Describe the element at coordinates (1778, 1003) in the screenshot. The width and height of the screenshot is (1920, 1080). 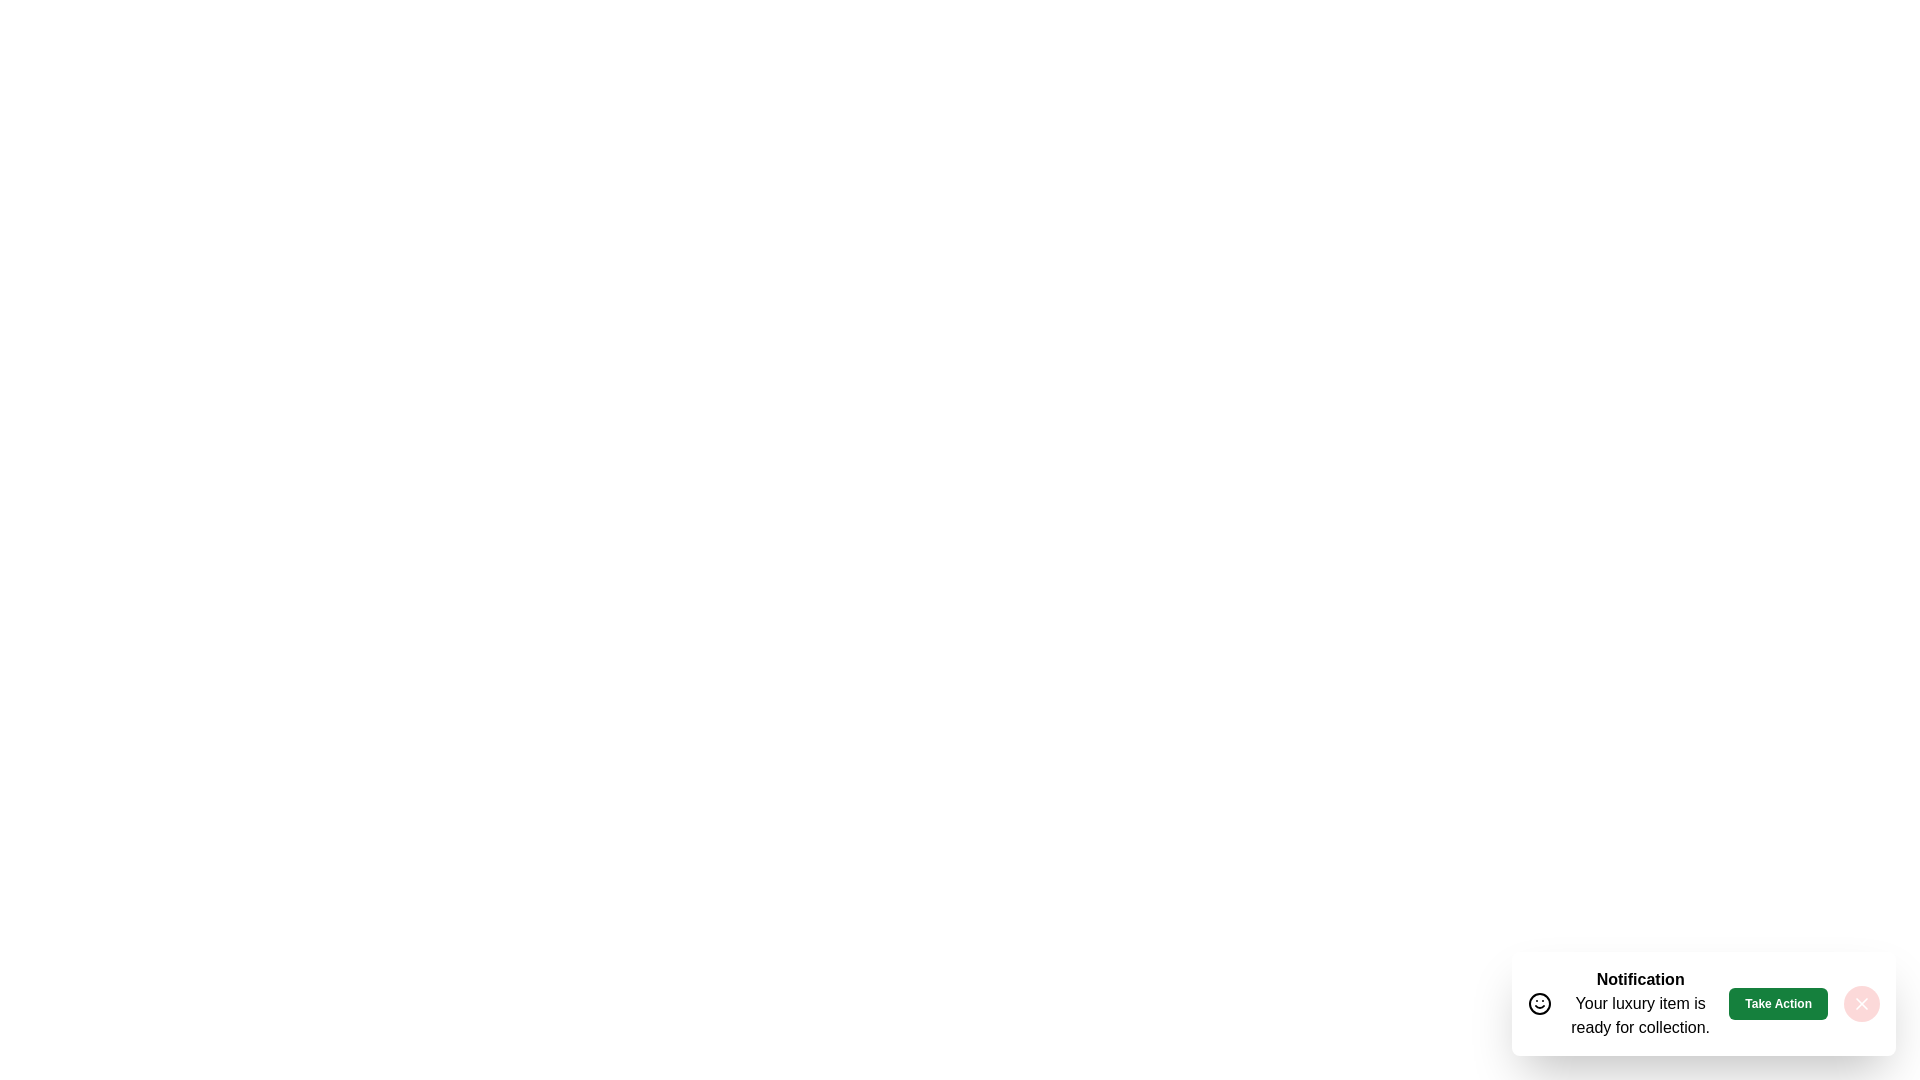
I see `the 'Take Action' button` at that location.